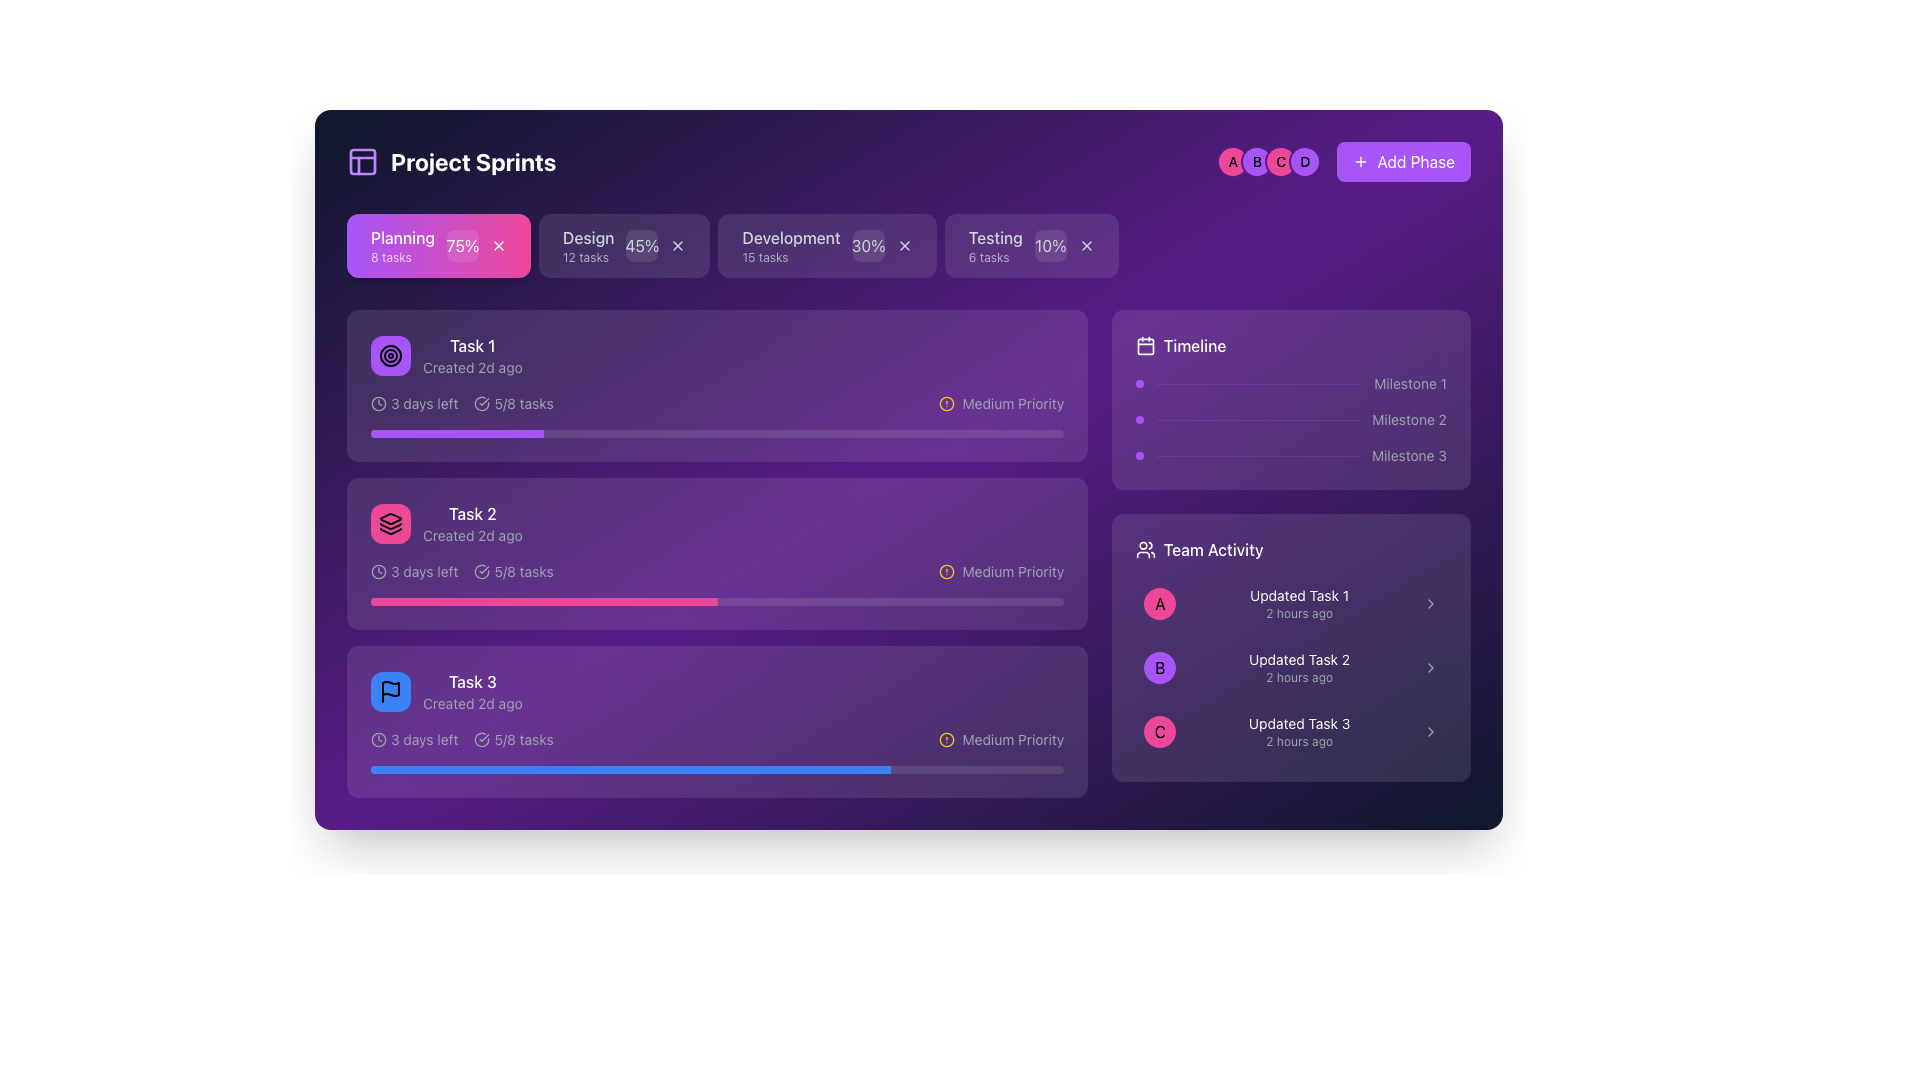 The height and width of the screenshot is (1080, 1920). Describe the element at coordinates (471, 535) in the screenshot. I see `the timestamp text label located below 'Task 2' in the second task card of the task list under the 'Planning' category` at that location.